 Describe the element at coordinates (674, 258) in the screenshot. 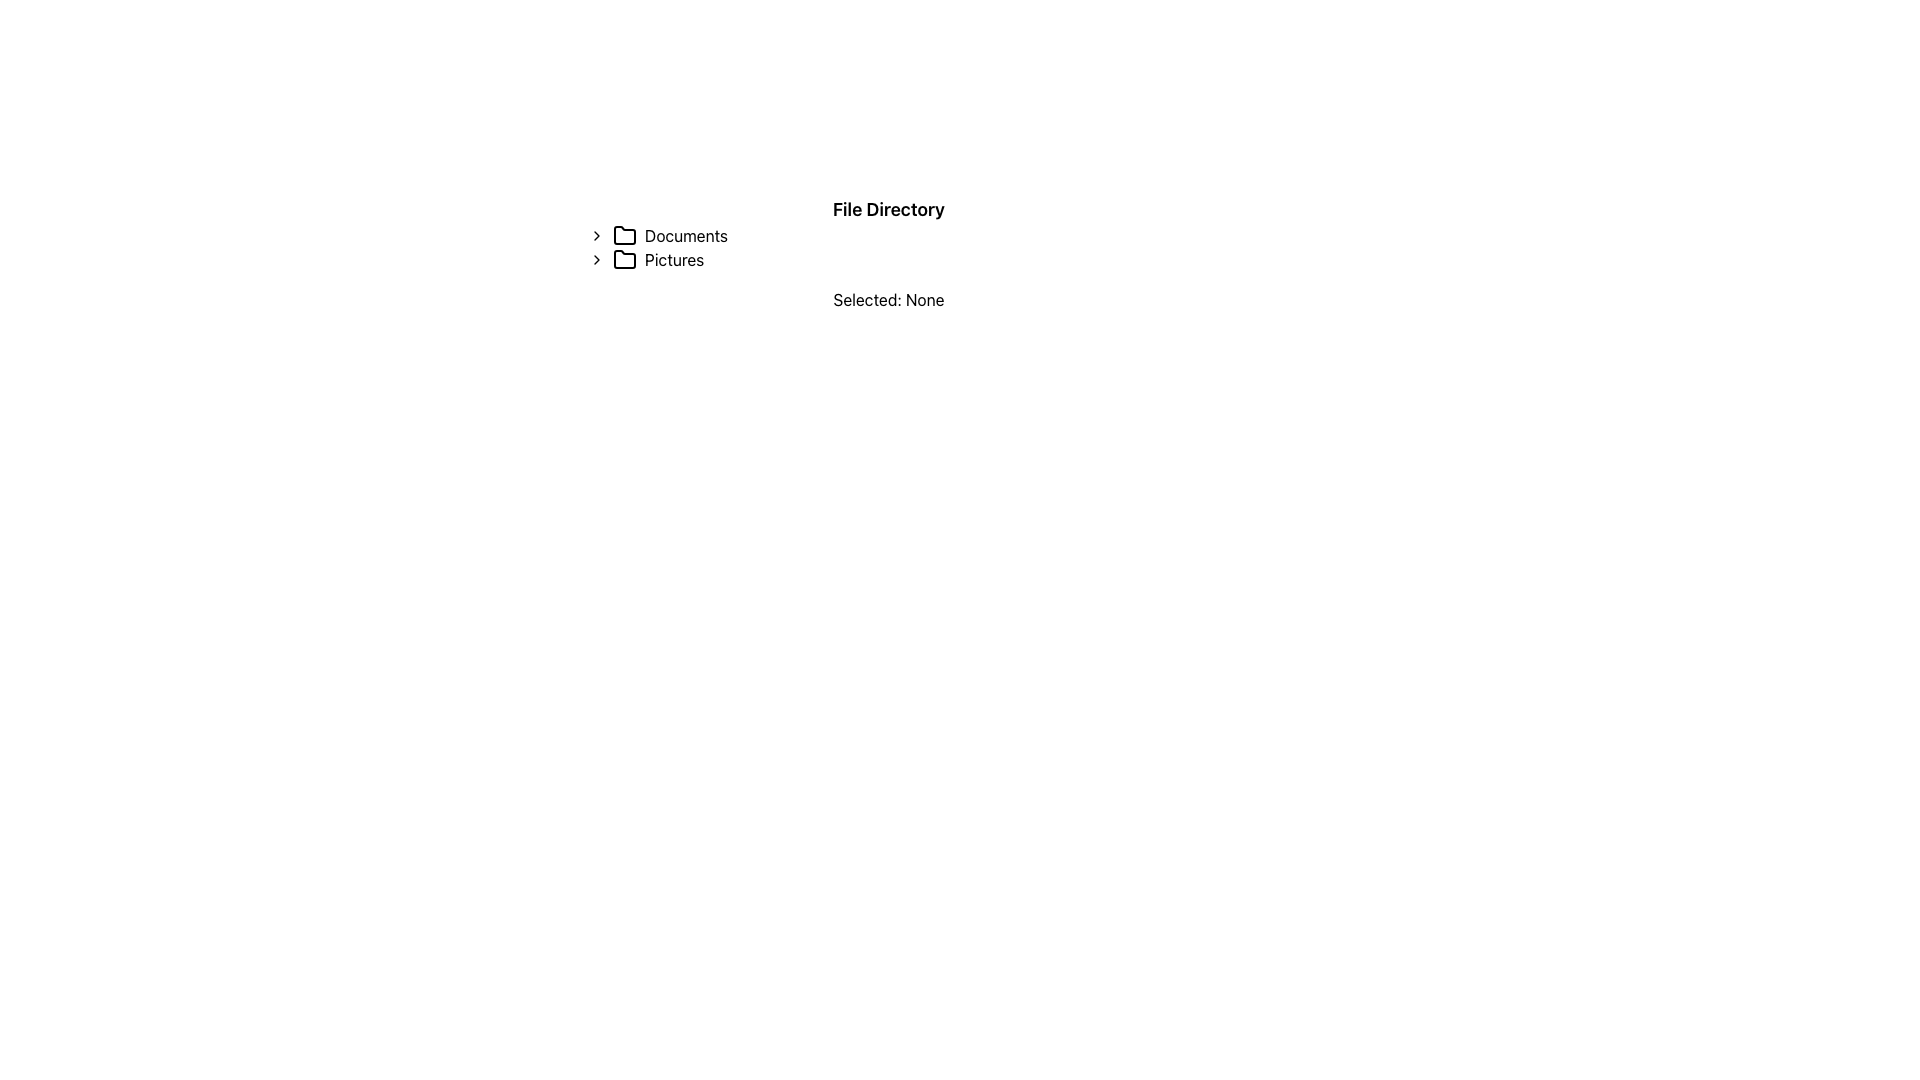

I see `the text label 'Pictures'` at that location.